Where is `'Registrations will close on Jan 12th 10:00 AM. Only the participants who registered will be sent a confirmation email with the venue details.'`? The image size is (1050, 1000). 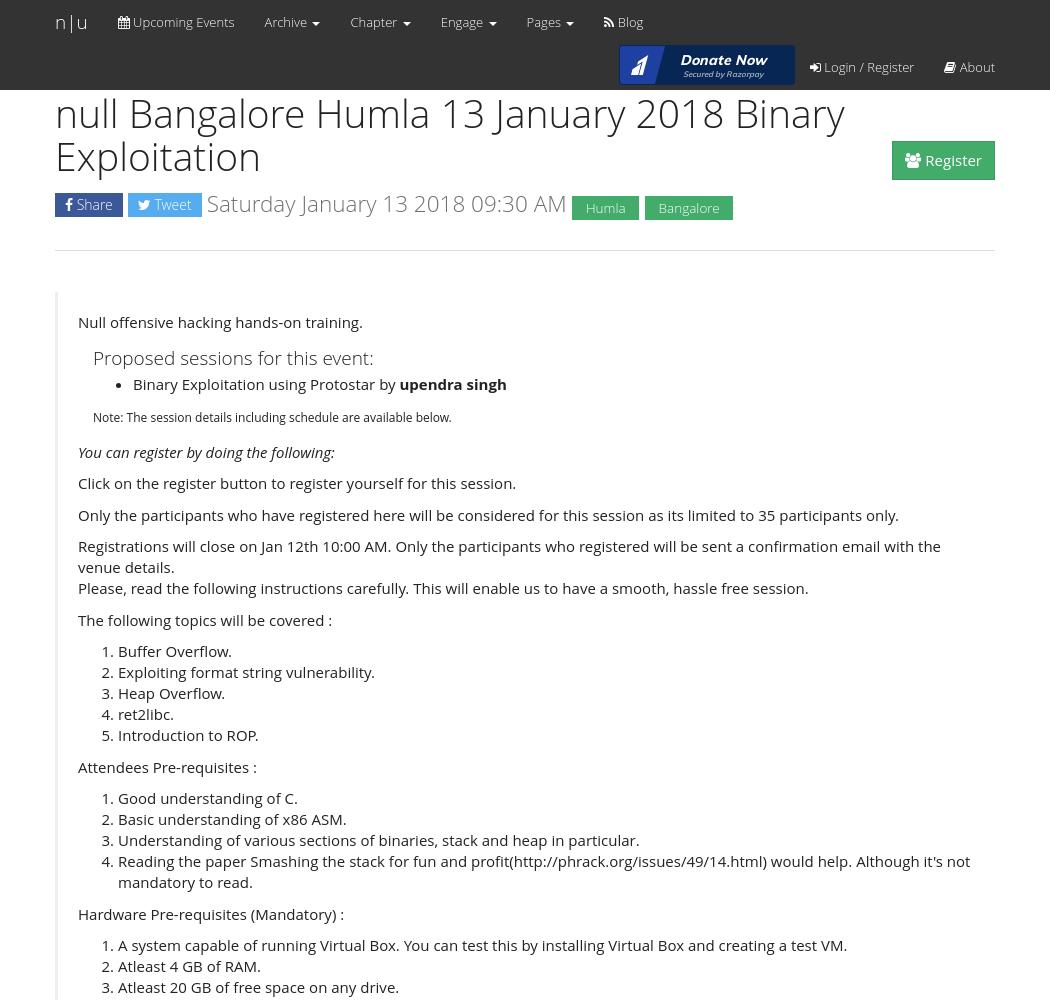
'Registrations will close on Jan 12th 10:00 AM. Only the participants who registered will be sent a confirmation email with the venue details.' is located at coordinates (508, 556).